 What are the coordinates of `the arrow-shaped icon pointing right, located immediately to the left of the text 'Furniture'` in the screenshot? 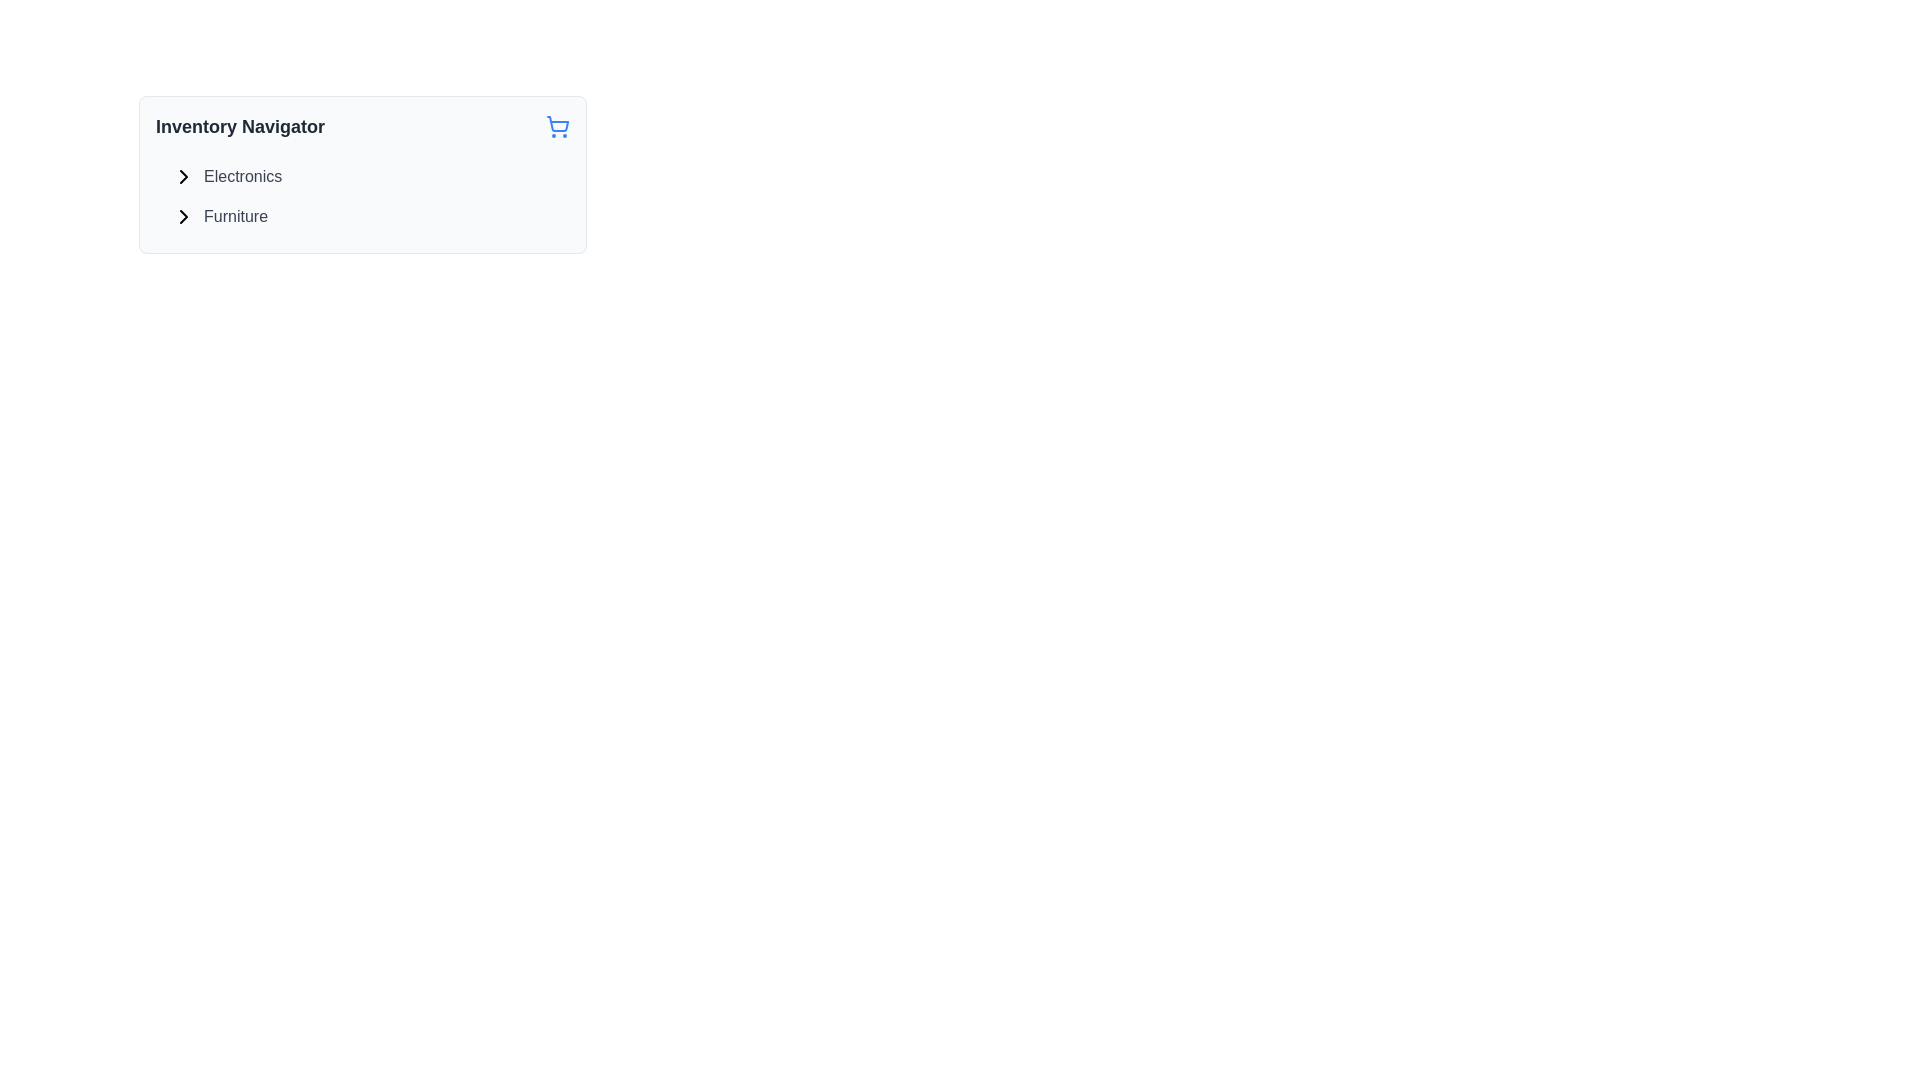 It's located at (183, 216).